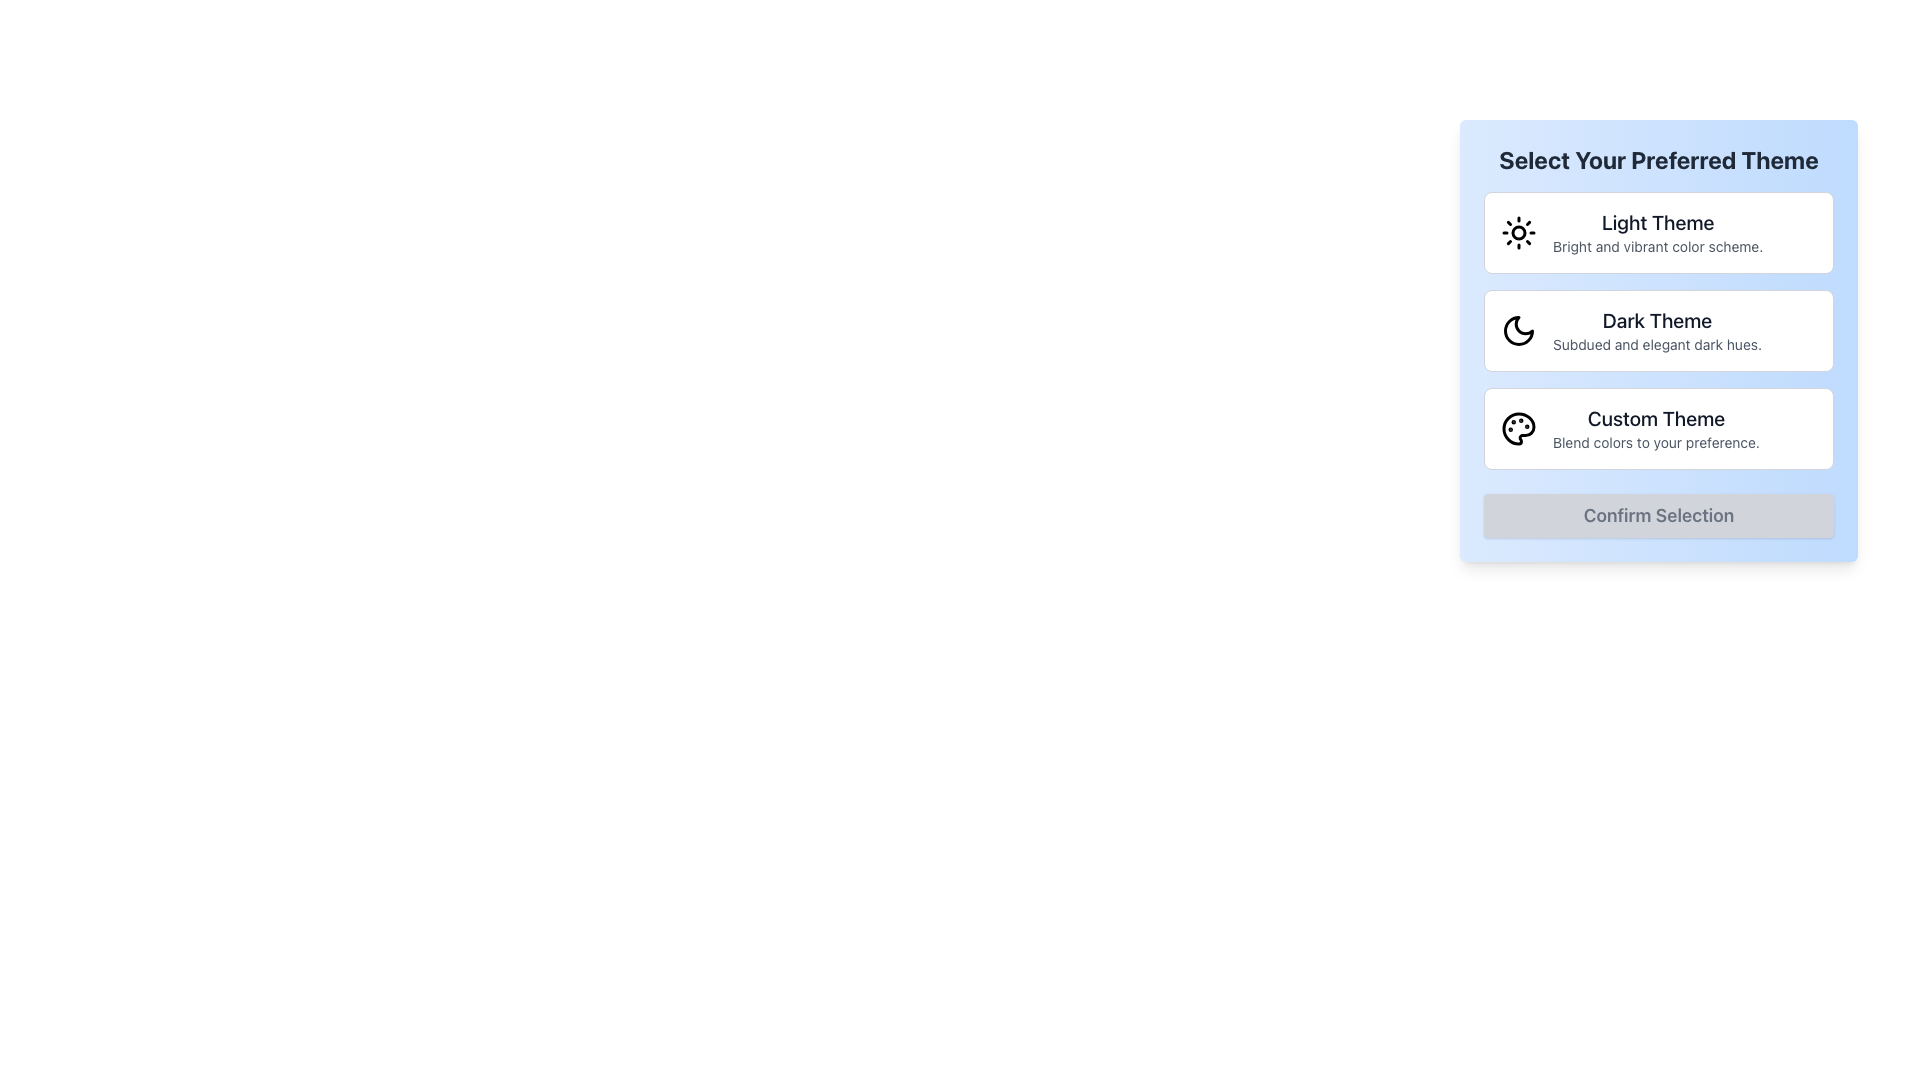 The width and height of the screenshot is (1920, 1080). What do you see at coordinates (1518, 330) in the screenshot?
I see `the Dark Theme icon, which visually represents the 'Dark Theme' option and is located inside the 'Dark Theme' option box on the interface` at bounding box center [1518, 330].